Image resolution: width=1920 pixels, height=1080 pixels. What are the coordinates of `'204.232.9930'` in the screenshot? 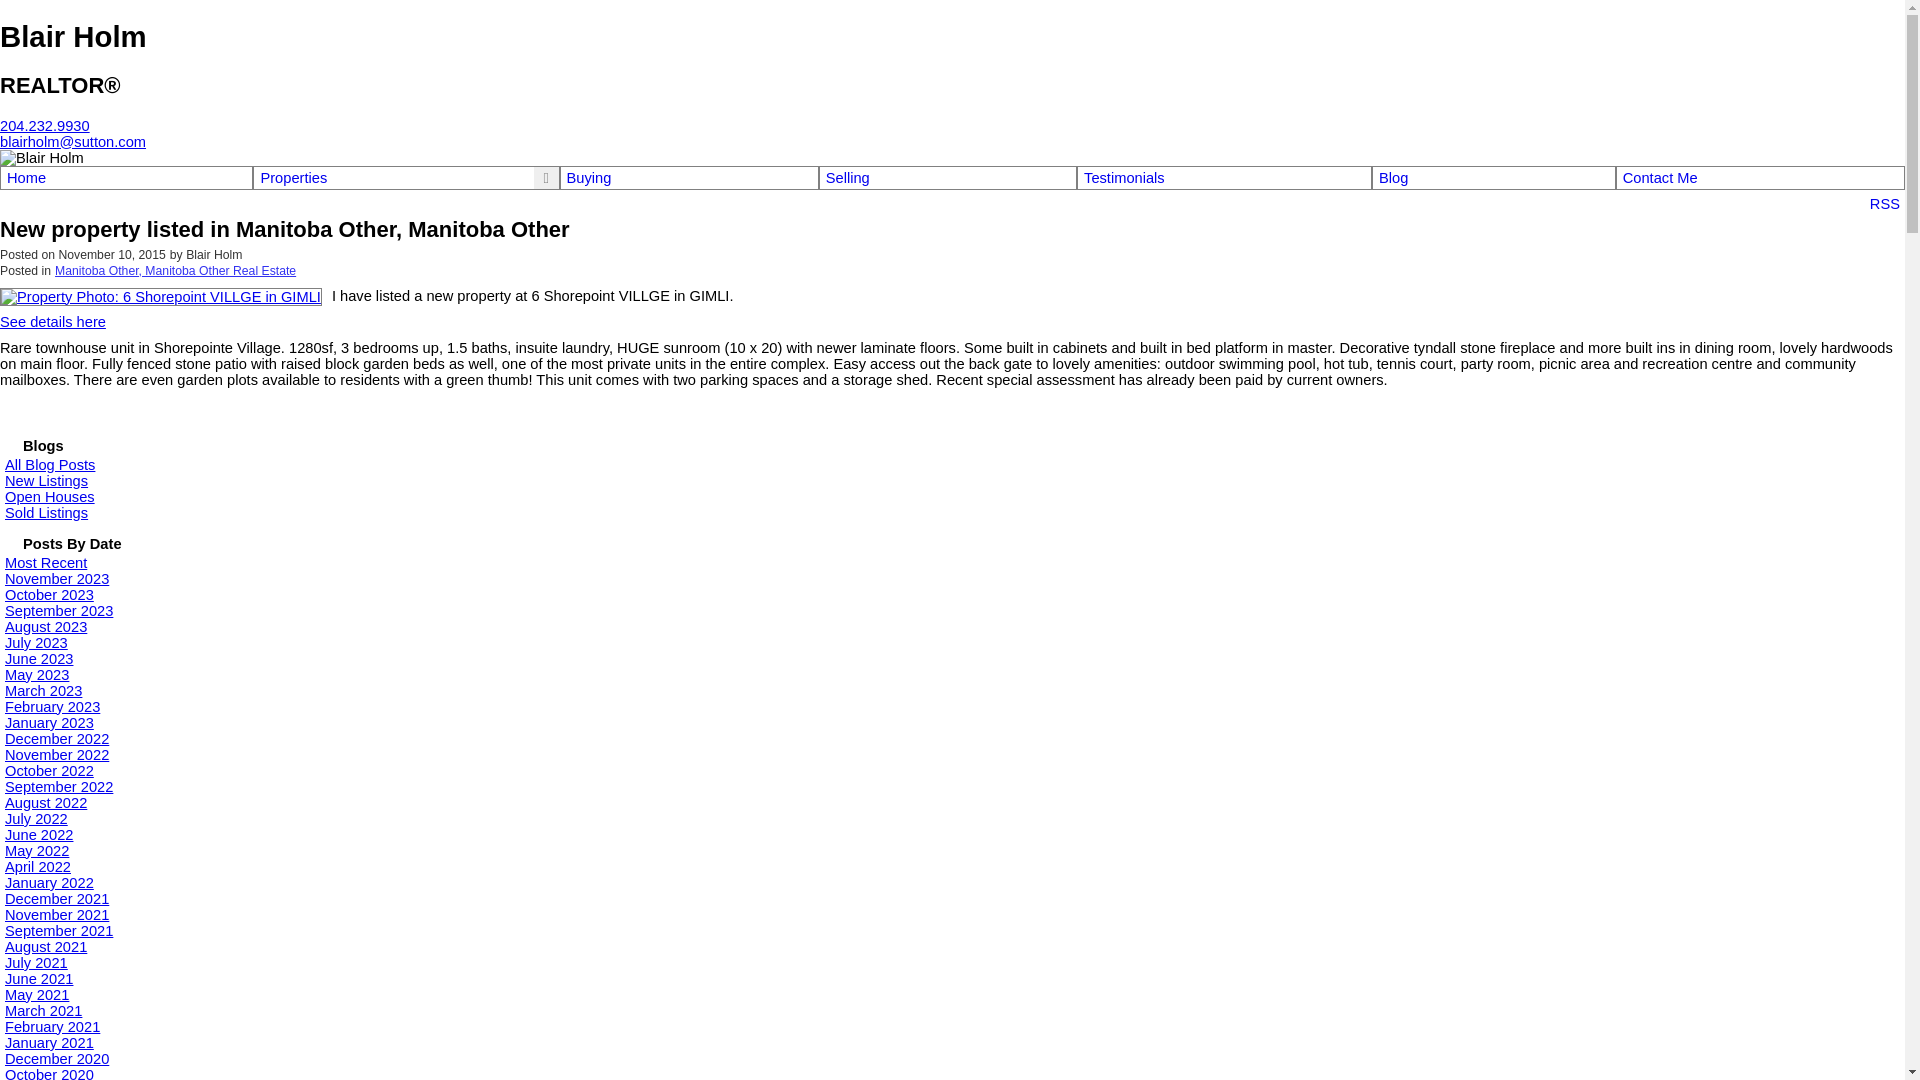 It's located at (44, 126).